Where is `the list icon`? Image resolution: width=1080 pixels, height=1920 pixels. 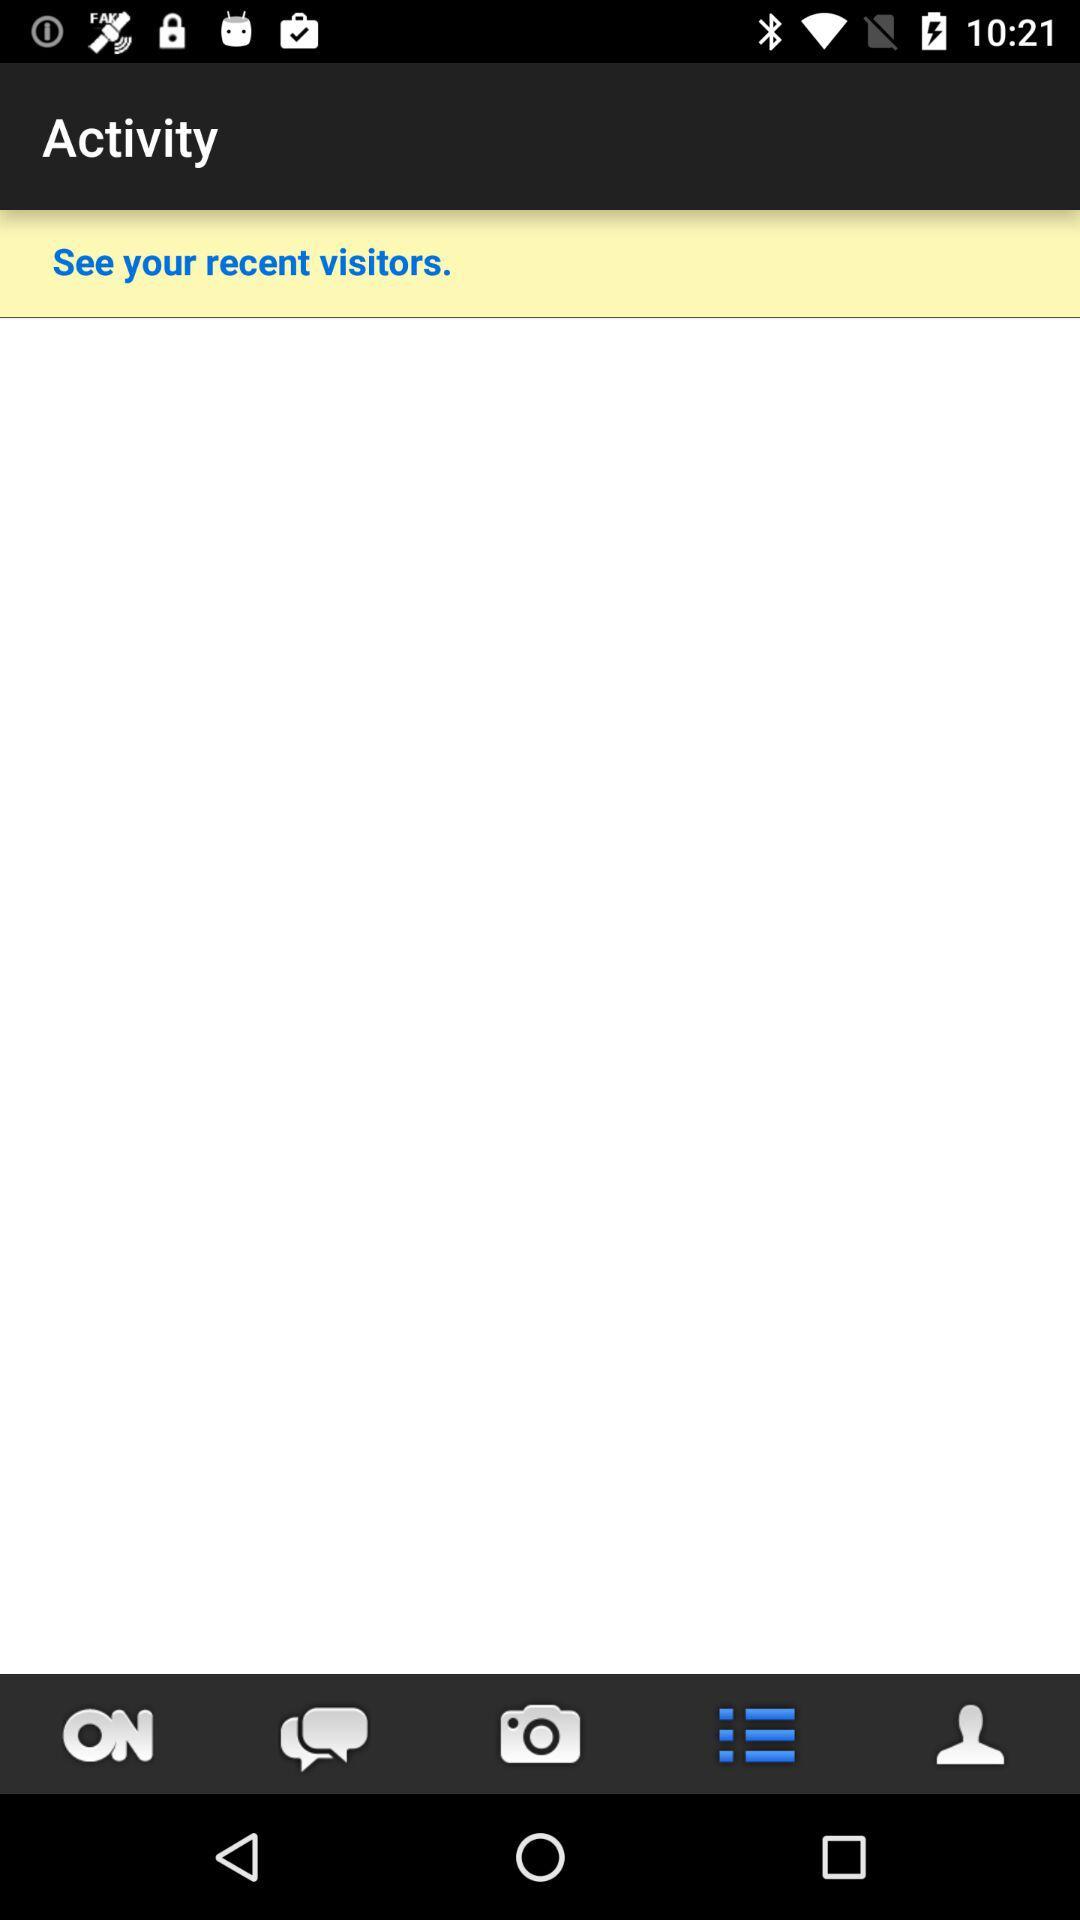 the list icon is located at coordinates (756, 1733).